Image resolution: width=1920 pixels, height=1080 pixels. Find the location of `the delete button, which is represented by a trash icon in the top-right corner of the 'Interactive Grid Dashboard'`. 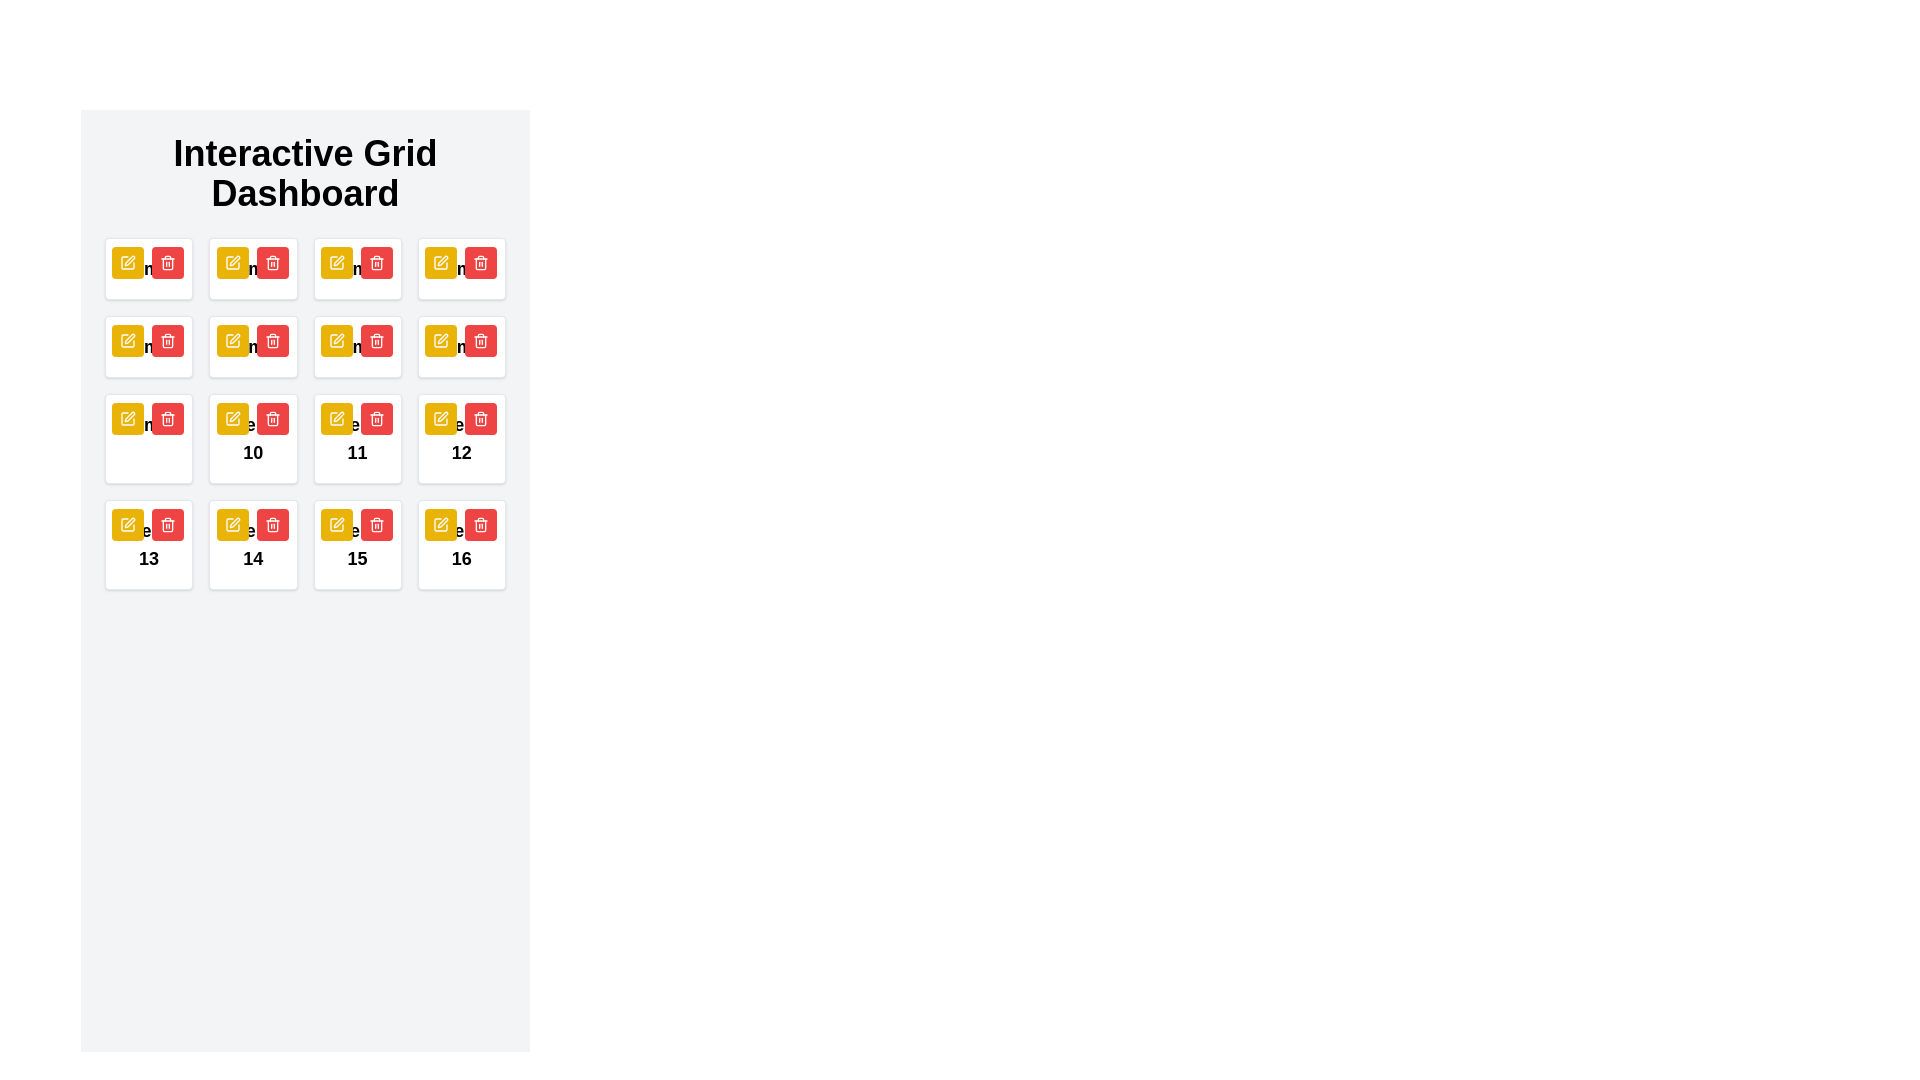

the delete button, which is represented by a trash icon in the top-right corner of the 'Interactive Grid Dashboard' is located at coordinates (271, 341).